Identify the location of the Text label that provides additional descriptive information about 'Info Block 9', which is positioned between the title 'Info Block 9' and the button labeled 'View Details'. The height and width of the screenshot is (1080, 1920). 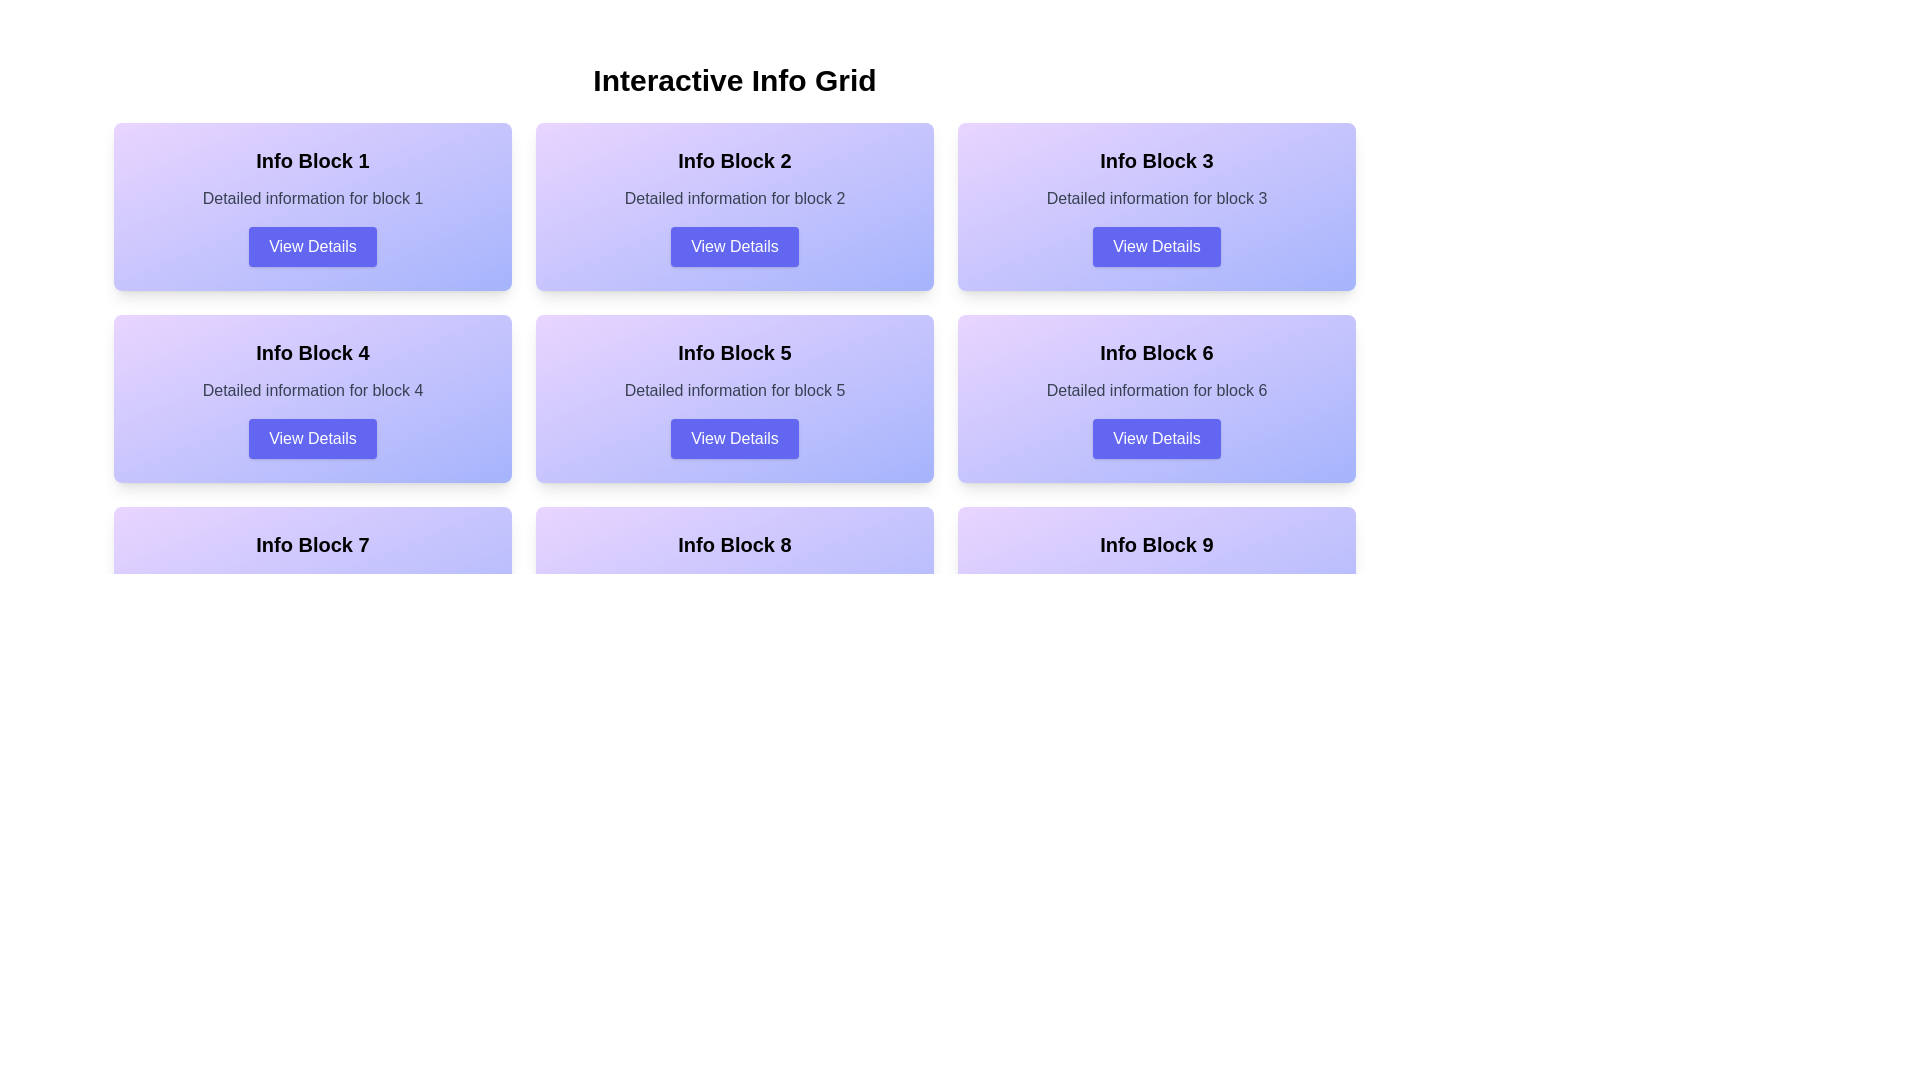
(1156, 582).